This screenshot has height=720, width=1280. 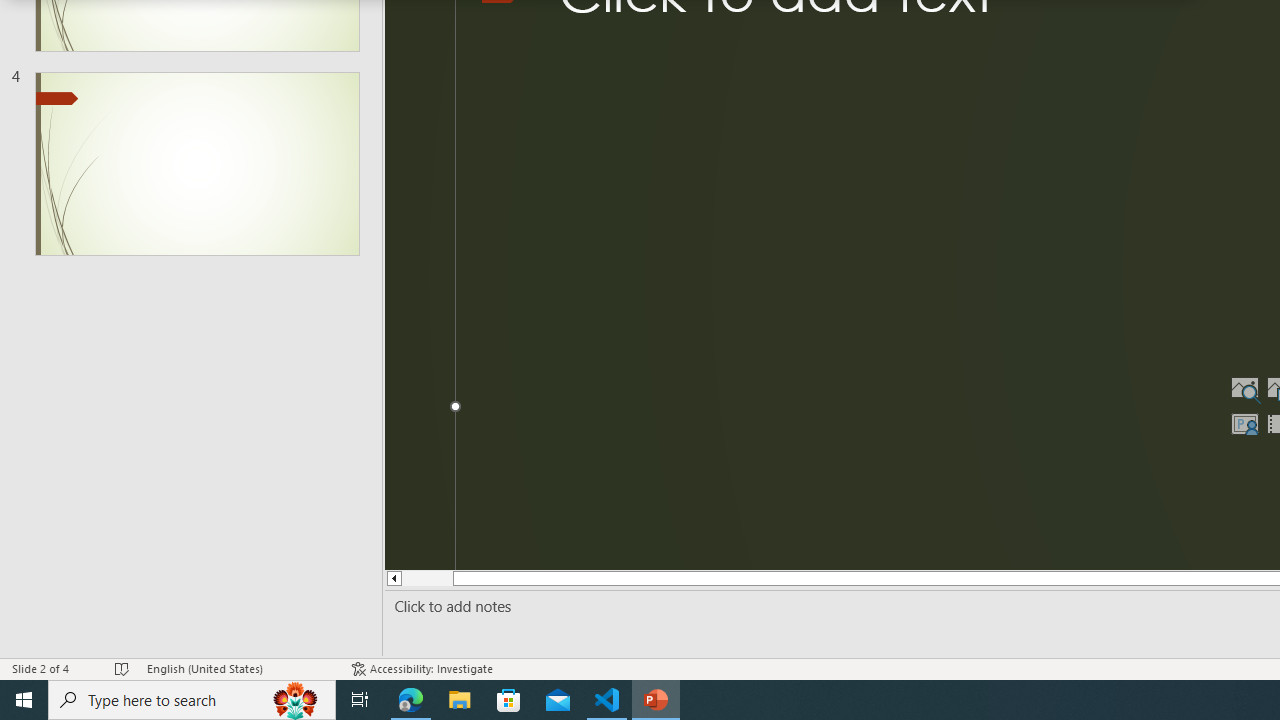 What do you see at coordinates (1243, 423) in the screenshot?
I see `'Insert Cameo'` at bounding box center [1243, 423].